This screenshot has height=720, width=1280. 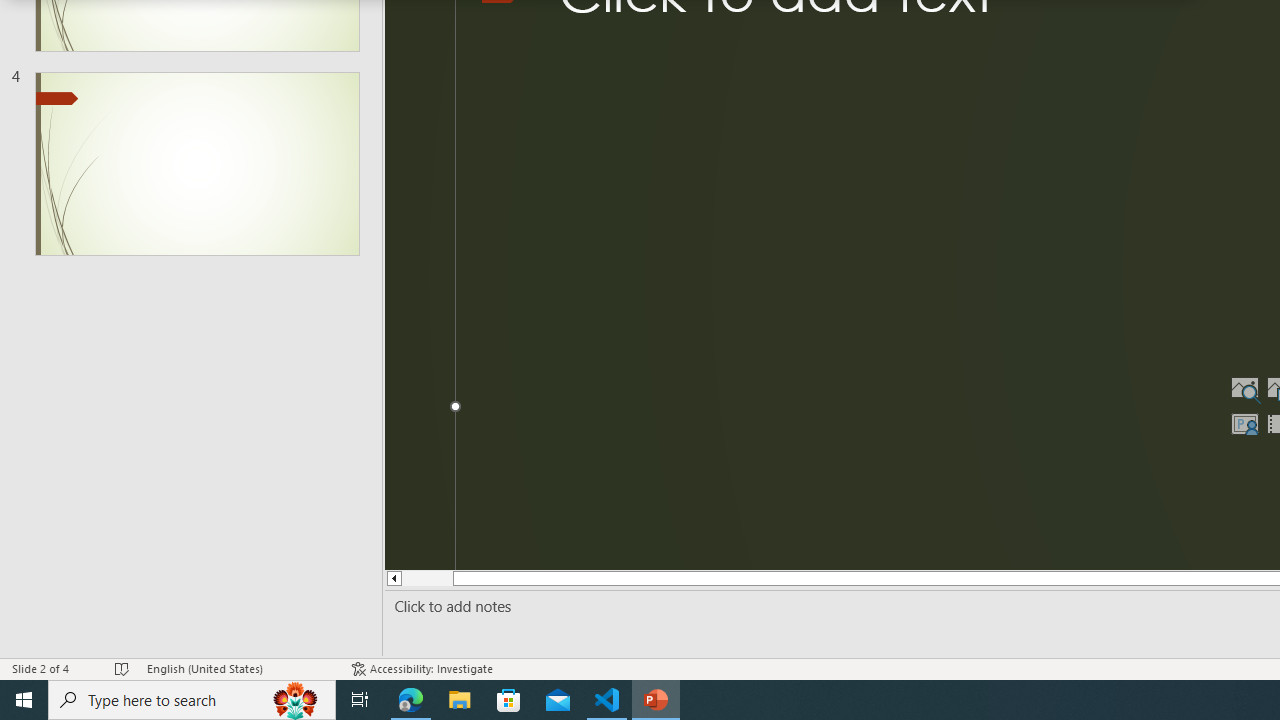 What do you see at coordinates (1243, 423) in the screenshot?
I see `'Insert Cameo'` at bounding box center [1243, 423].